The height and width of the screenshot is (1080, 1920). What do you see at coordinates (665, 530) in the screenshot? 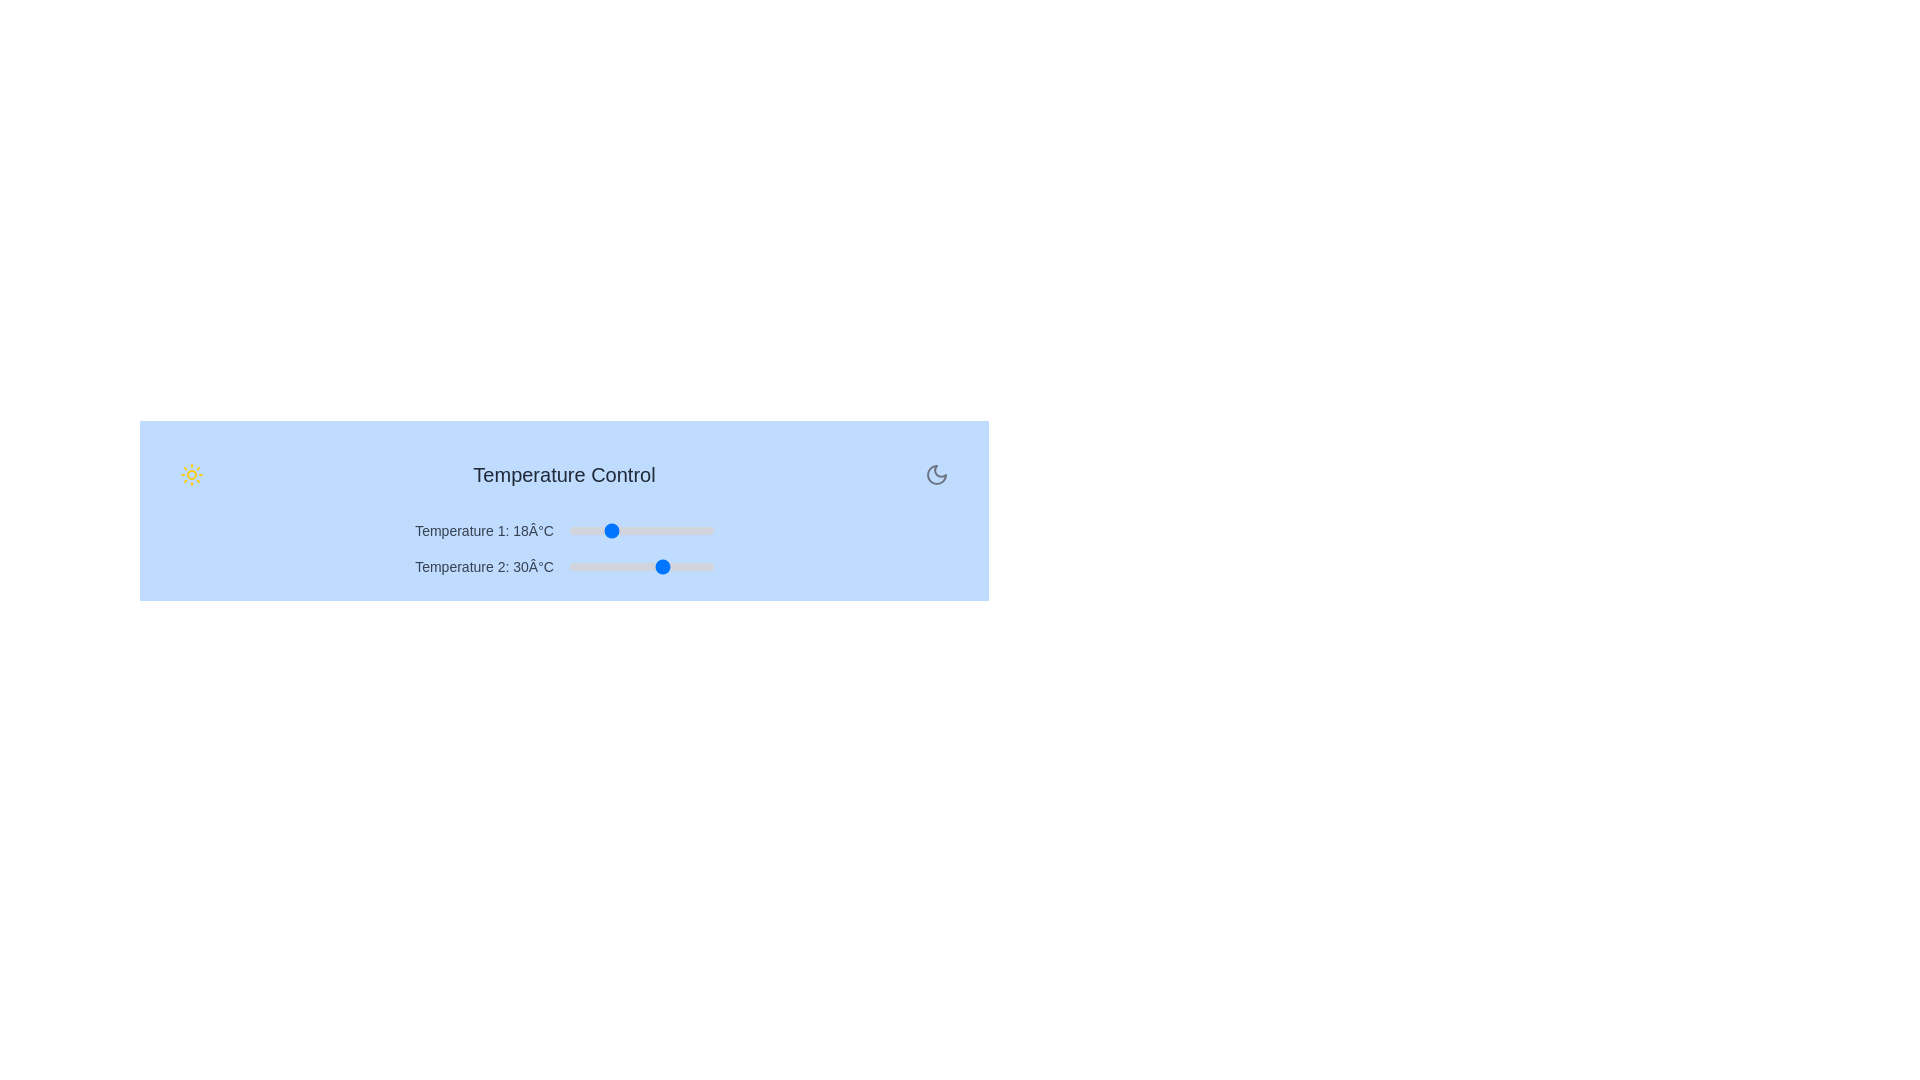
I see `Temperature 1` at bounding box center [665, 530].